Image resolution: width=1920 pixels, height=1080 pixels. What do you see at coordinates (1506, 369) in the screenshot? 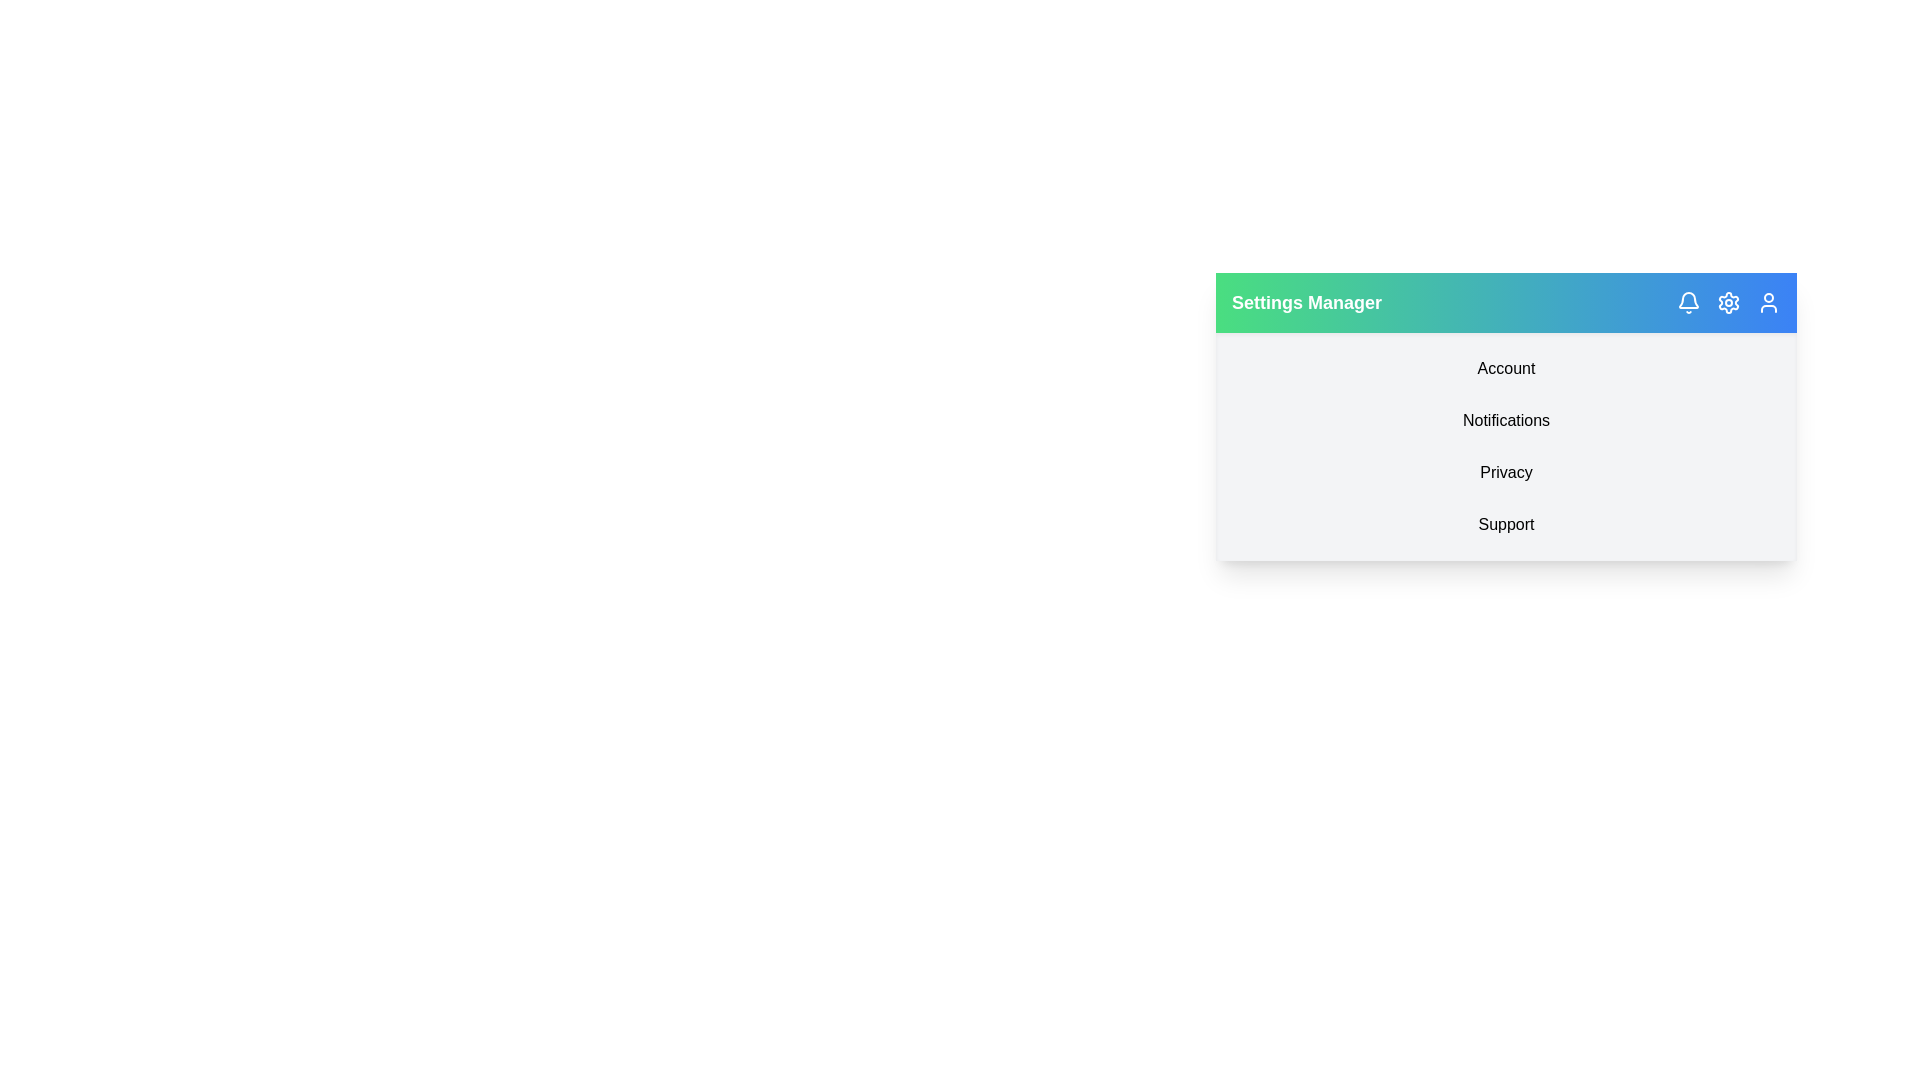
I see `the 'Account' menu item to select it` at bounding box center [1506, 369].